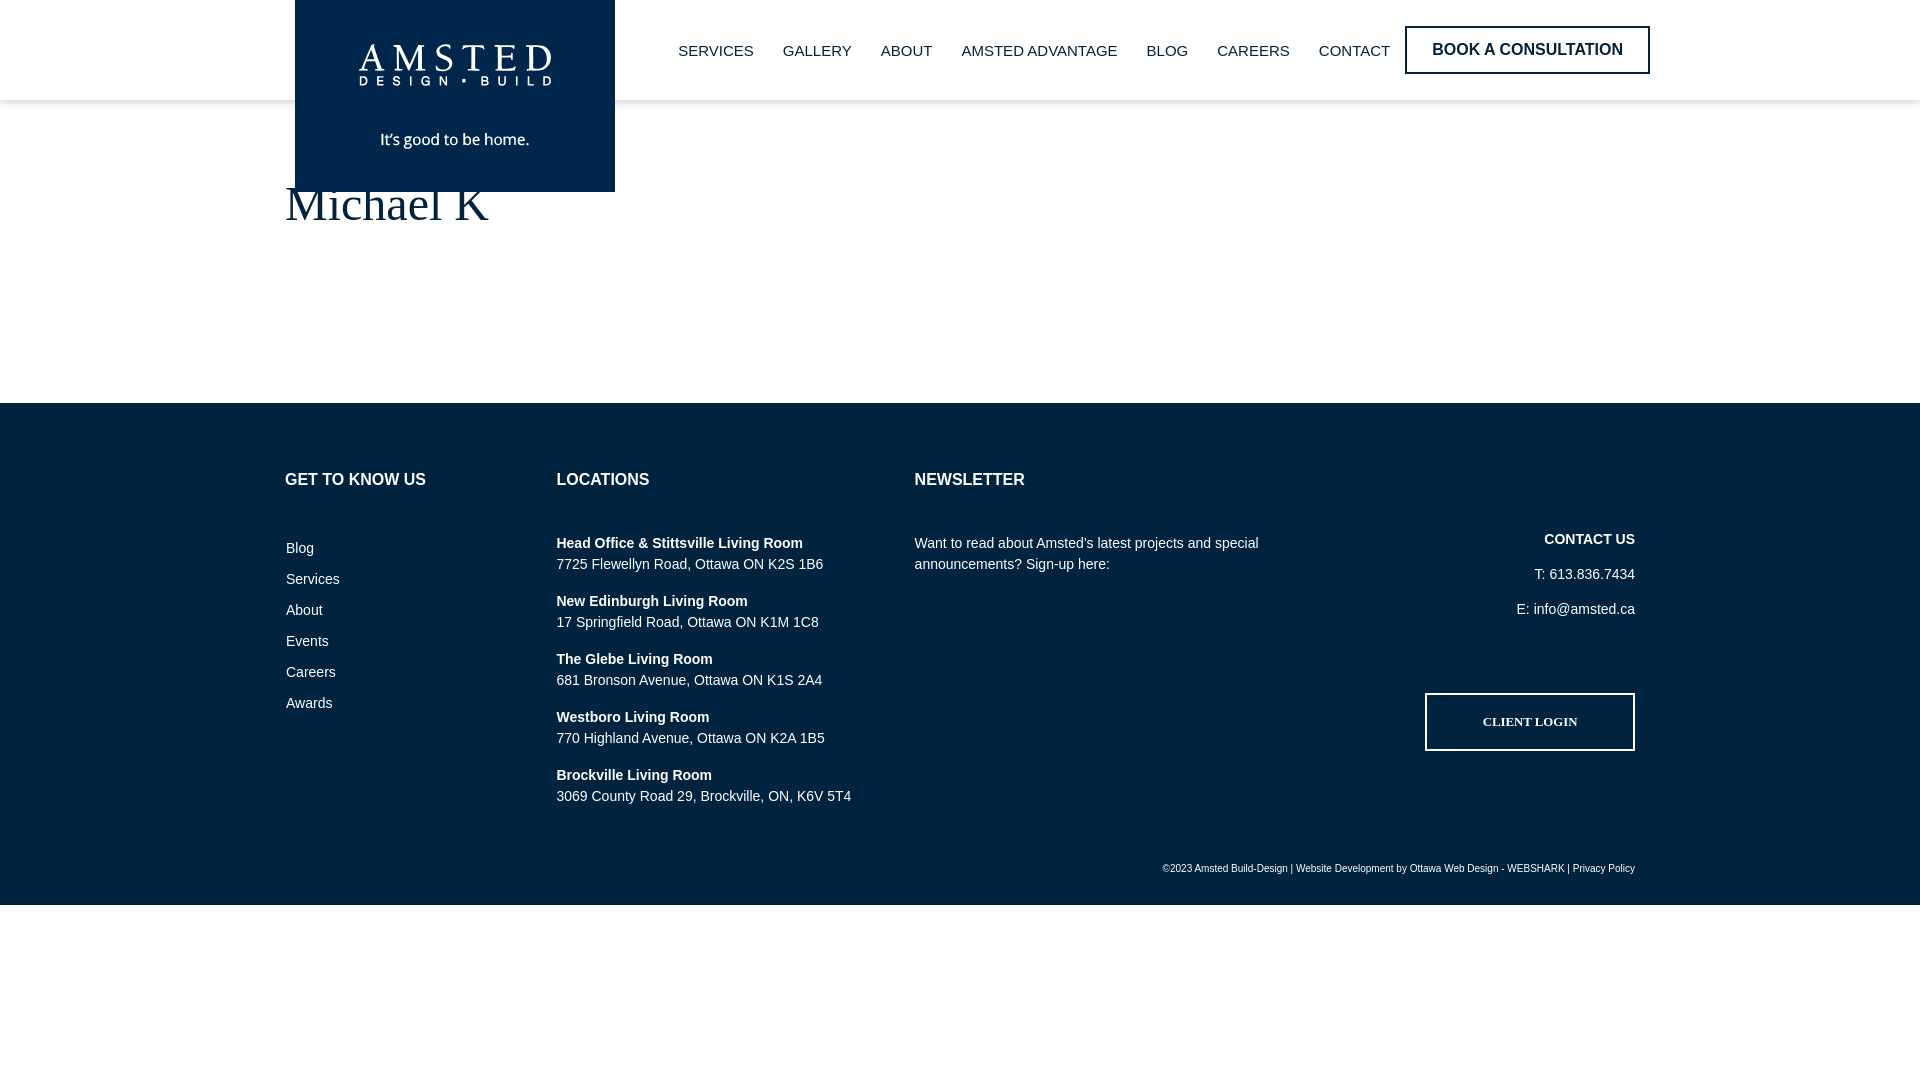 The width and height of the screenshot is (1920, 1080). What do you see at coordinates (1572, 867) in the screenshot?
I see `'Privacy Policy'` at bounding box center [1572, 867].